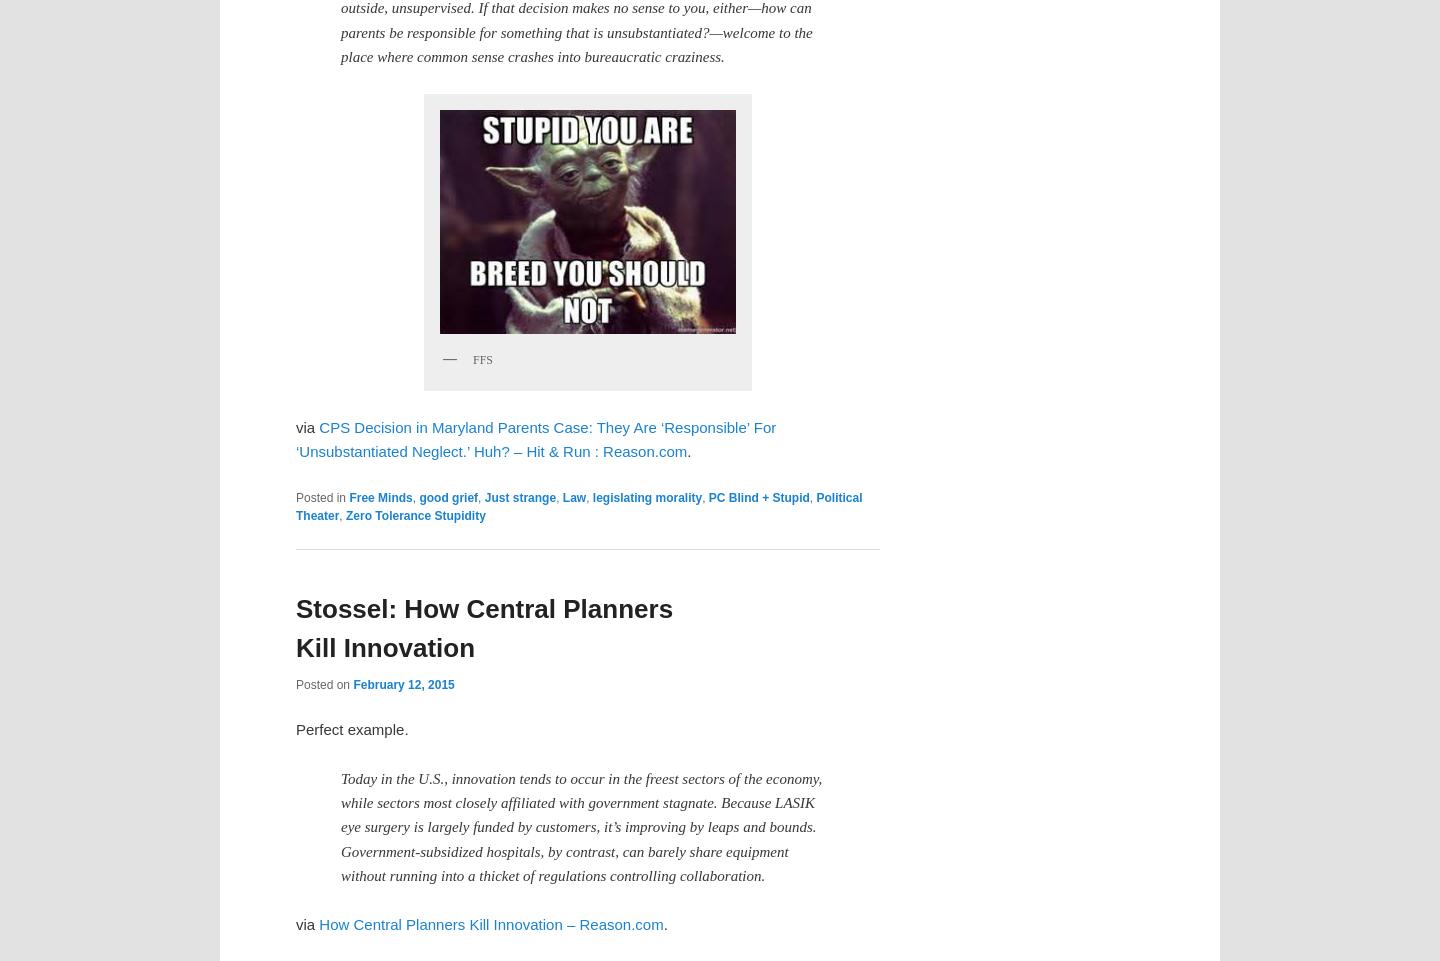 Image resolution: width=1440 pixels, height=961 pixels. I want to click on 'FFS', so click(481, 358).